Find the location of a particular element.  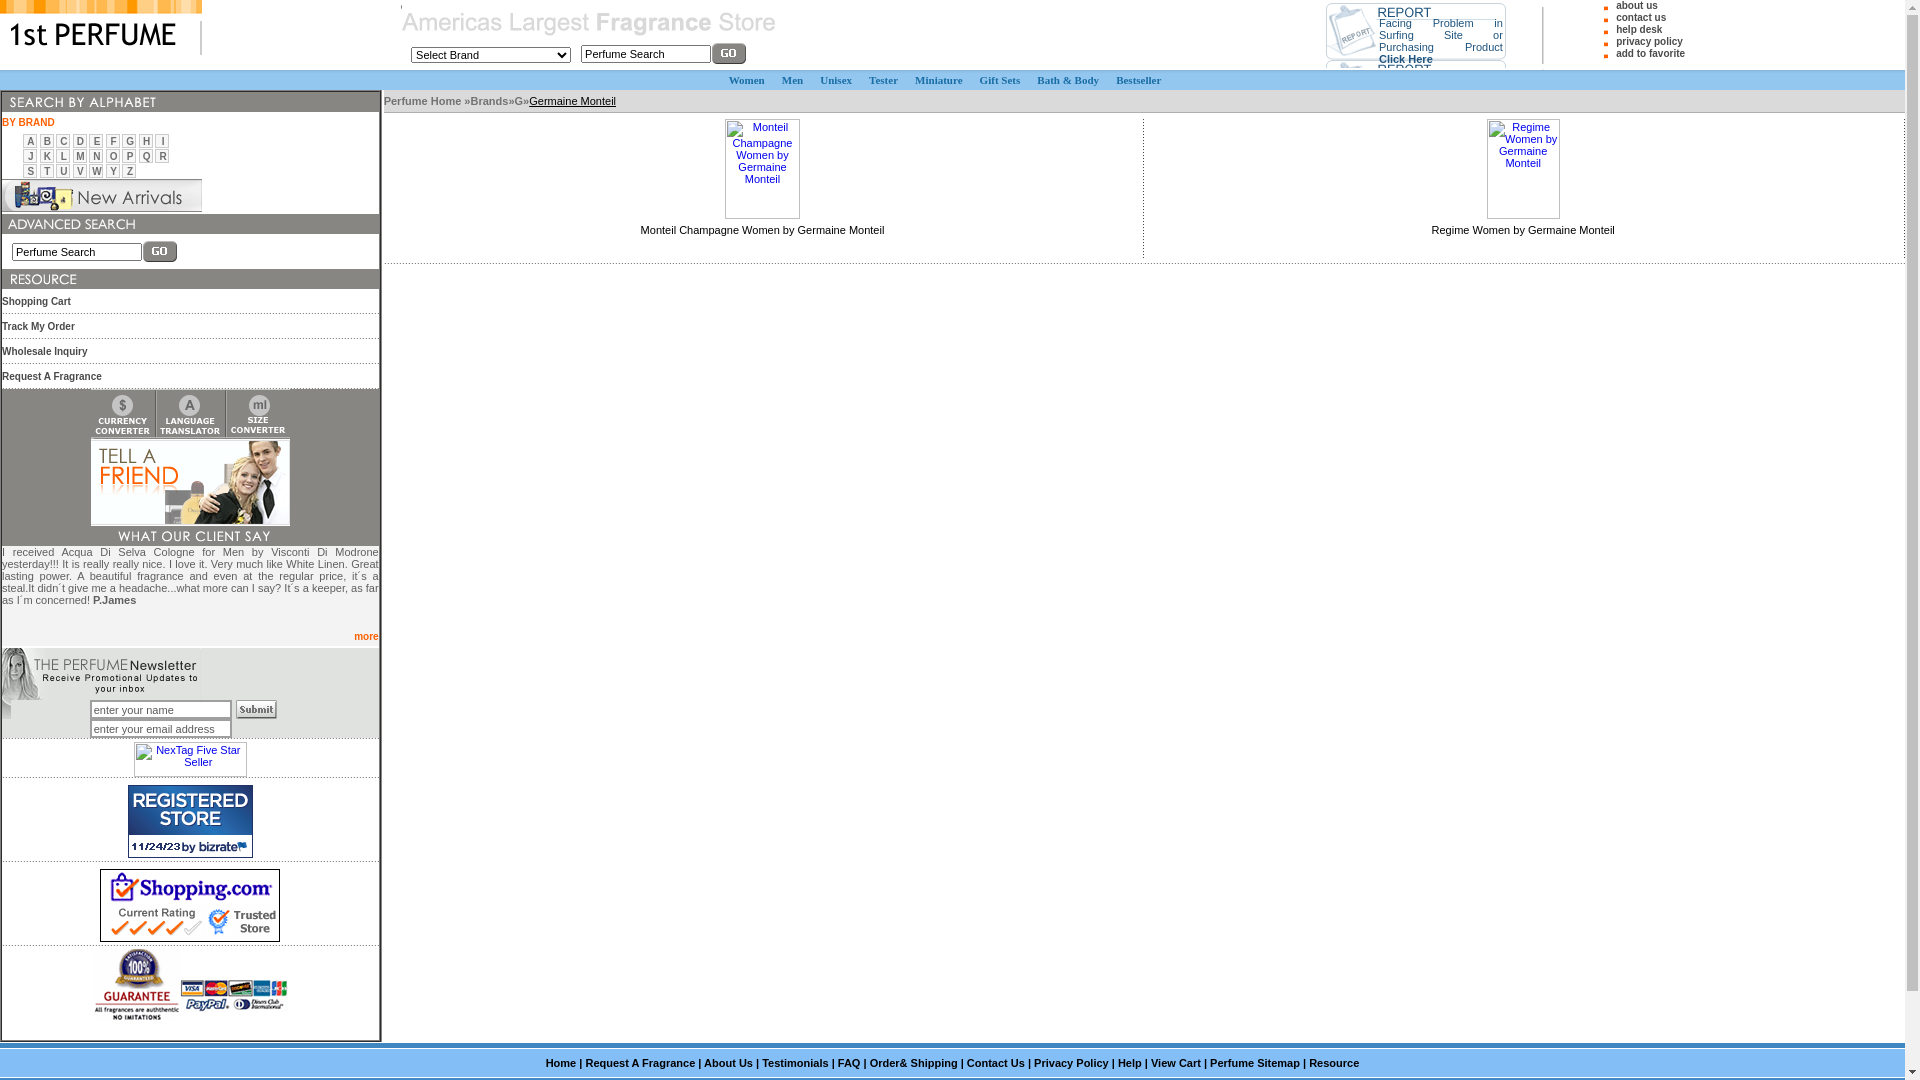

'perfume fragrance' is located at coordinates (2, 647).